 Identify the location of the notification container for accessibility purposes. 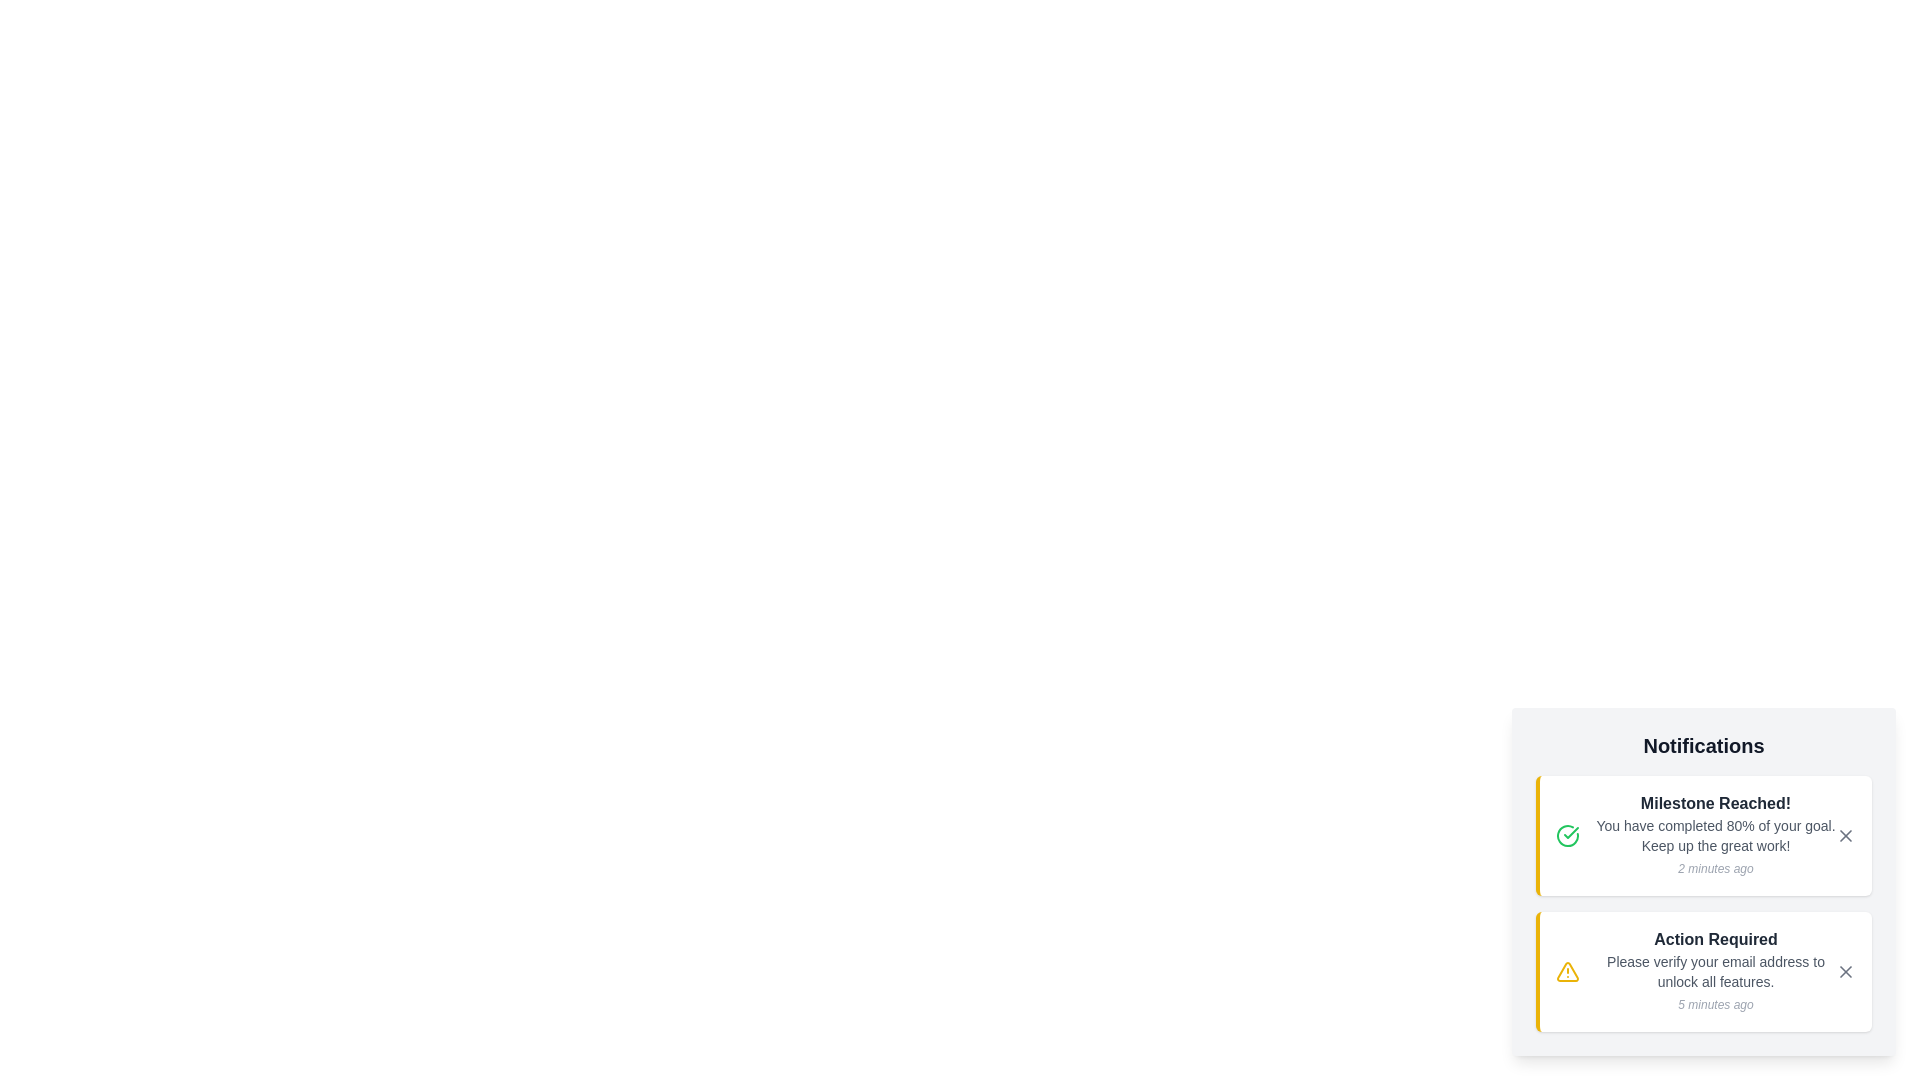
(1703, 881).